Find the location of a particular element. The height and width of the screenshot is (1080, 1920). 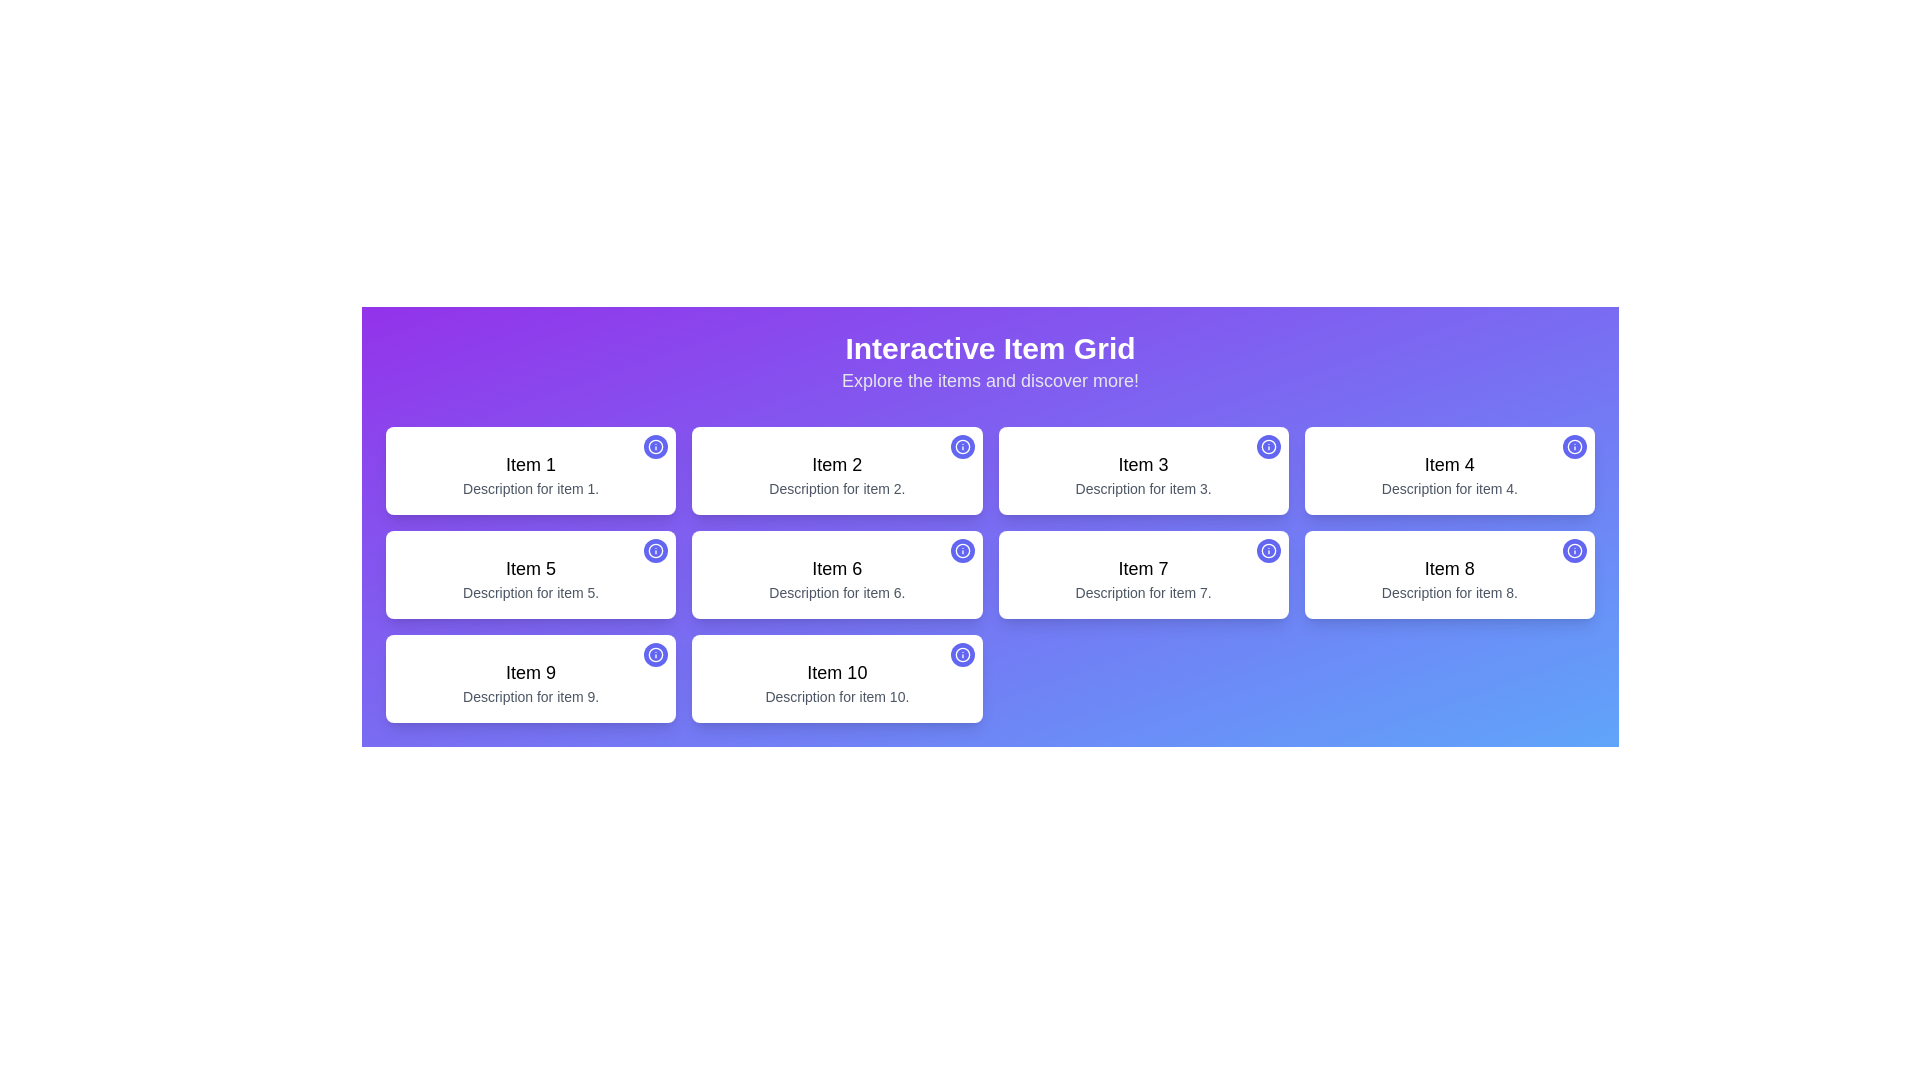

the circular indigo button with white text and an info icon located in the top-right corner of the card labeled 'Item 9' is located at coordinates (656, 655).